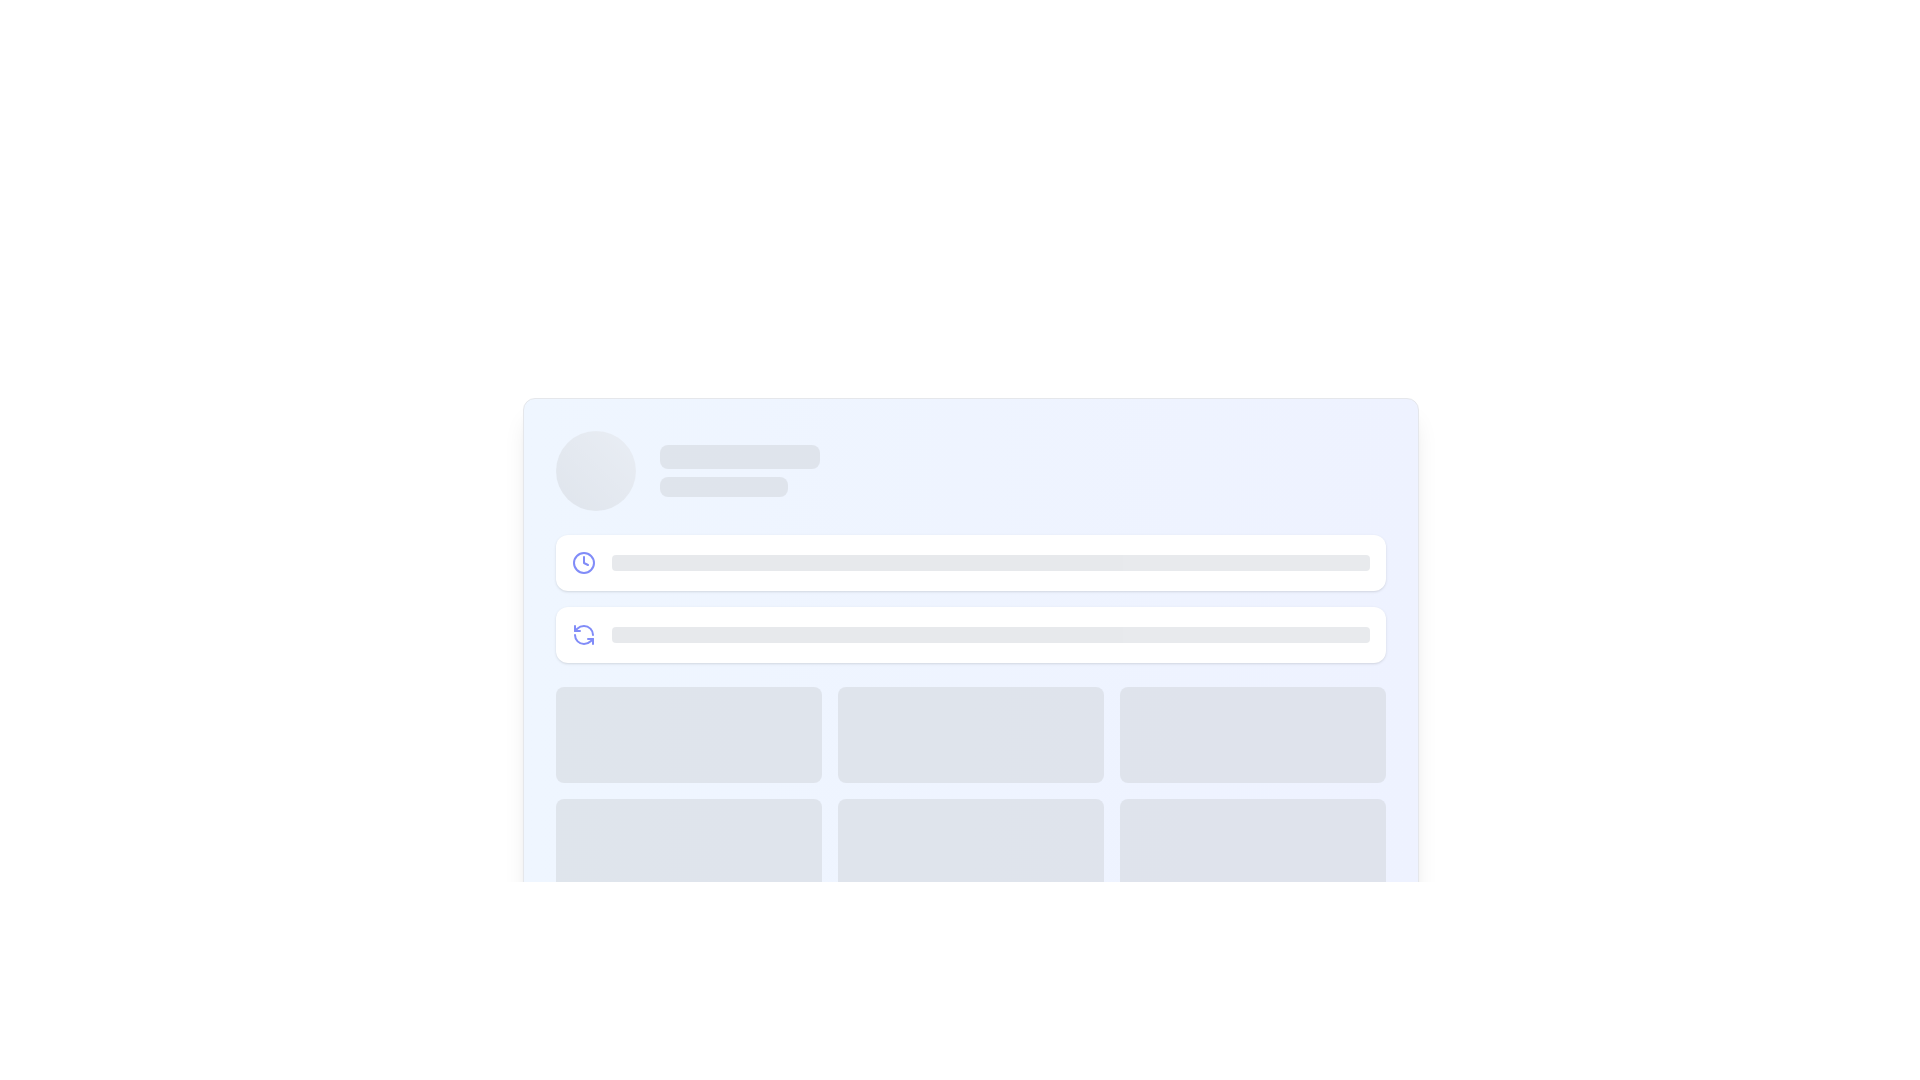  I want to click on the Placeholder block with loading animation located at the bottom-right of a 3x2 grid layout, which is the sixth item overall, so click(1251, 847).